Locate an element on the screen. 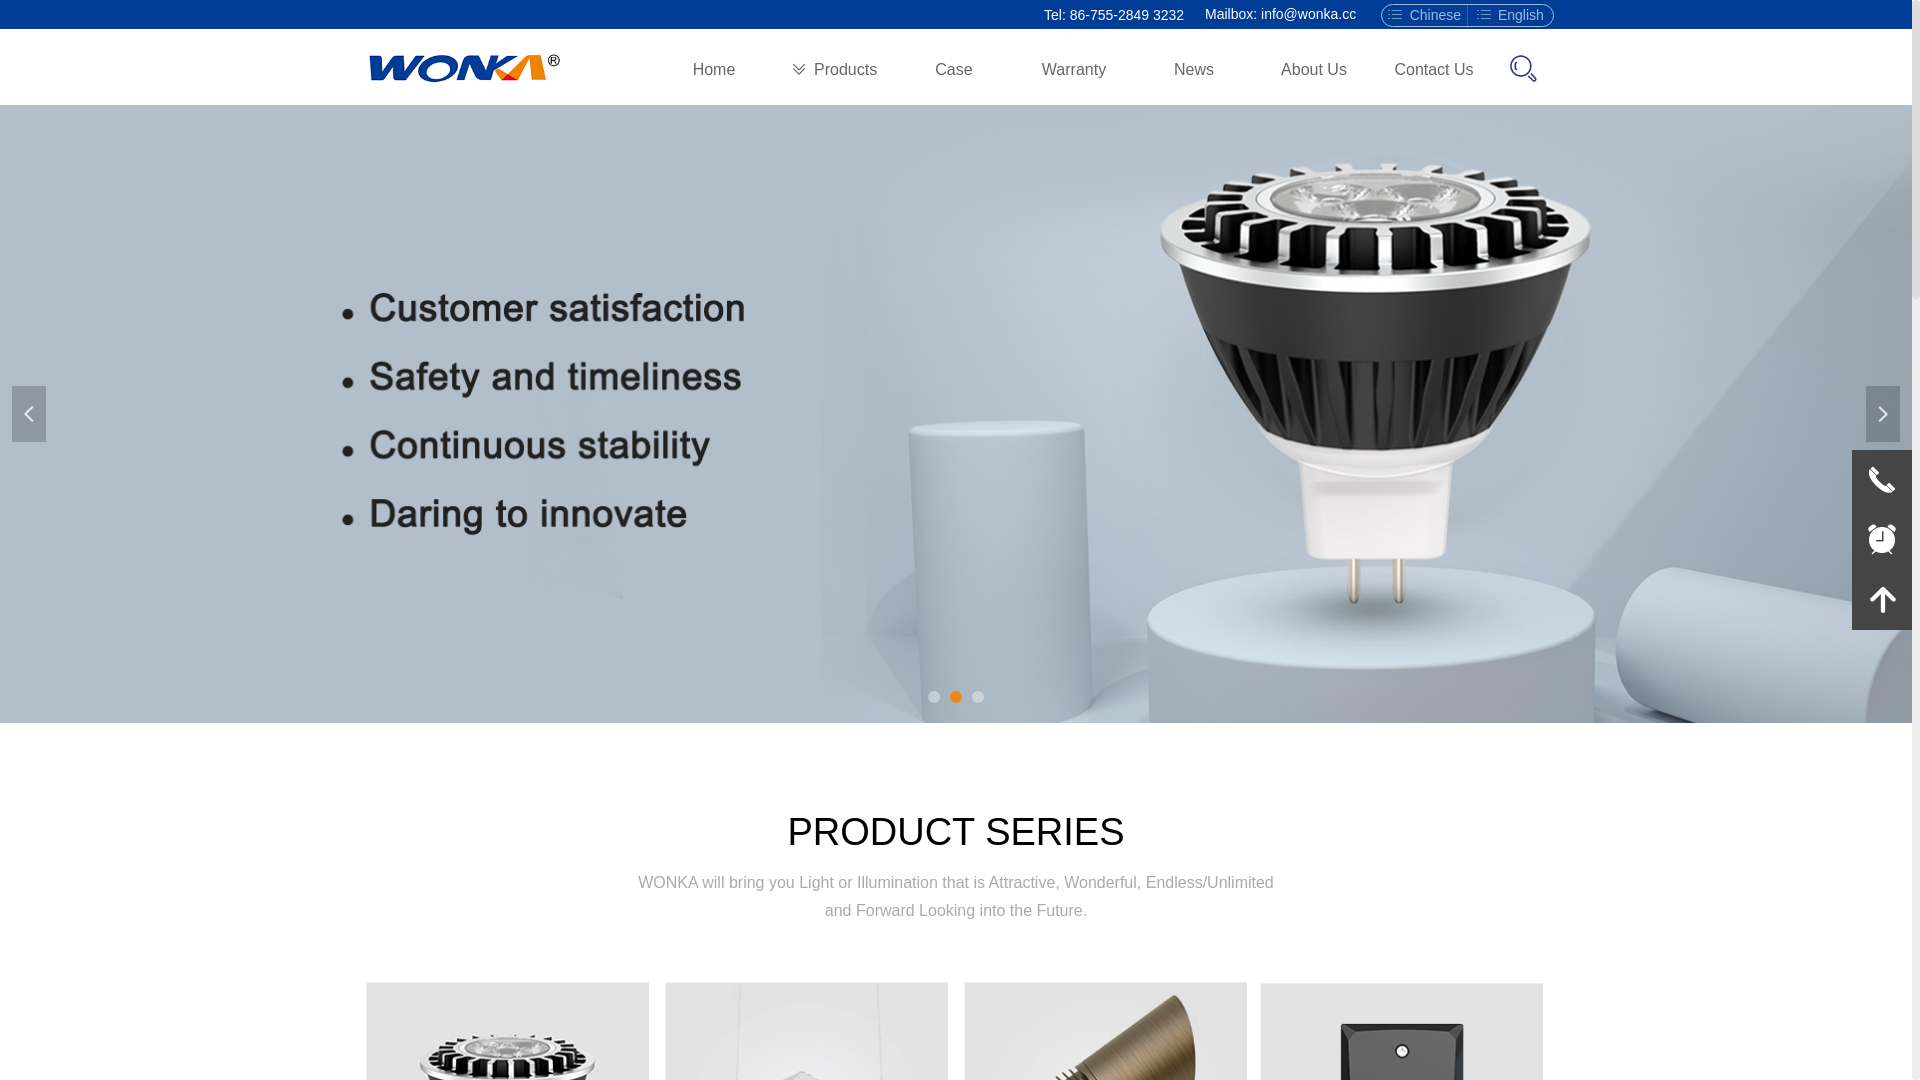 The width and height of the screenshot is (1920, 1080). 'News' is located at coordinates (1194, 68).